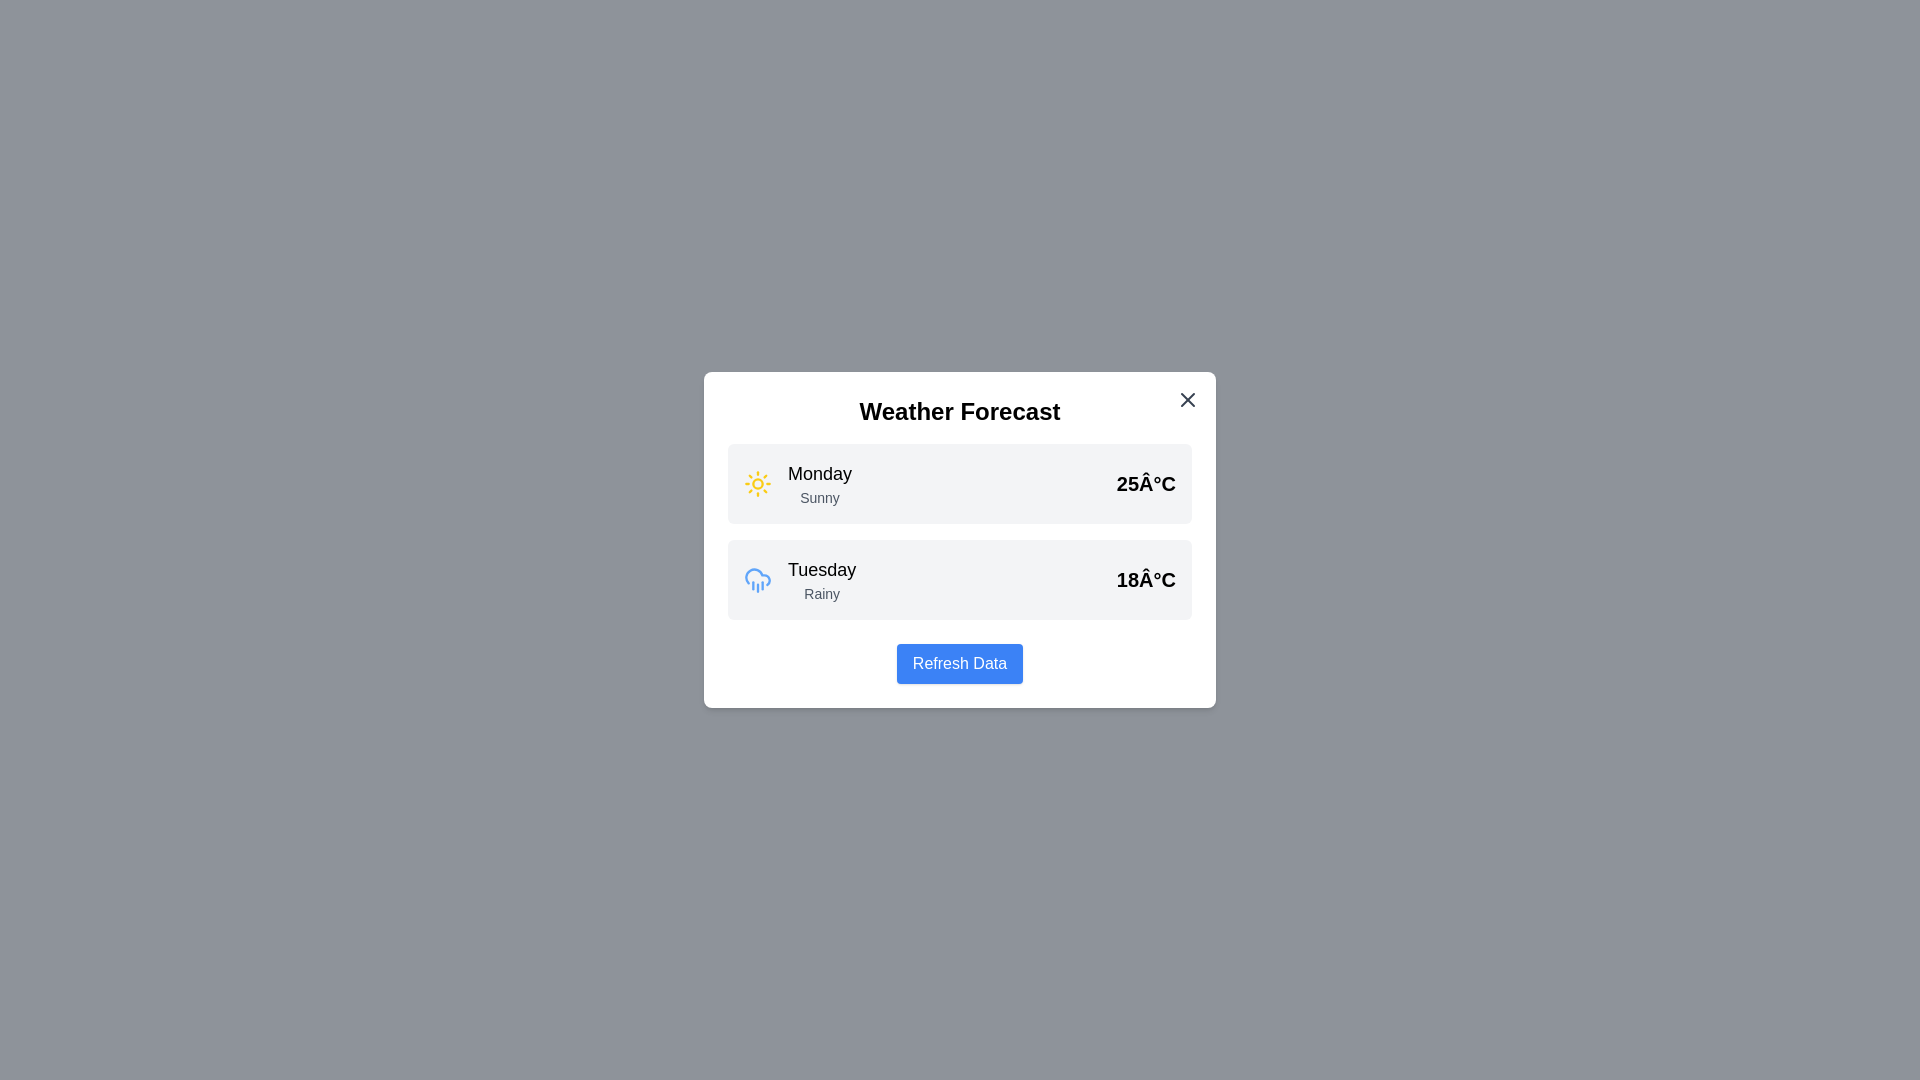  What do you see at coordinates (822, 593) in the screenshot?
I see `the text label 'Rainy' displayed in a small, gray font, located below 'Tuesday' in the weather forecast interface` at bounding box center [822, 593].